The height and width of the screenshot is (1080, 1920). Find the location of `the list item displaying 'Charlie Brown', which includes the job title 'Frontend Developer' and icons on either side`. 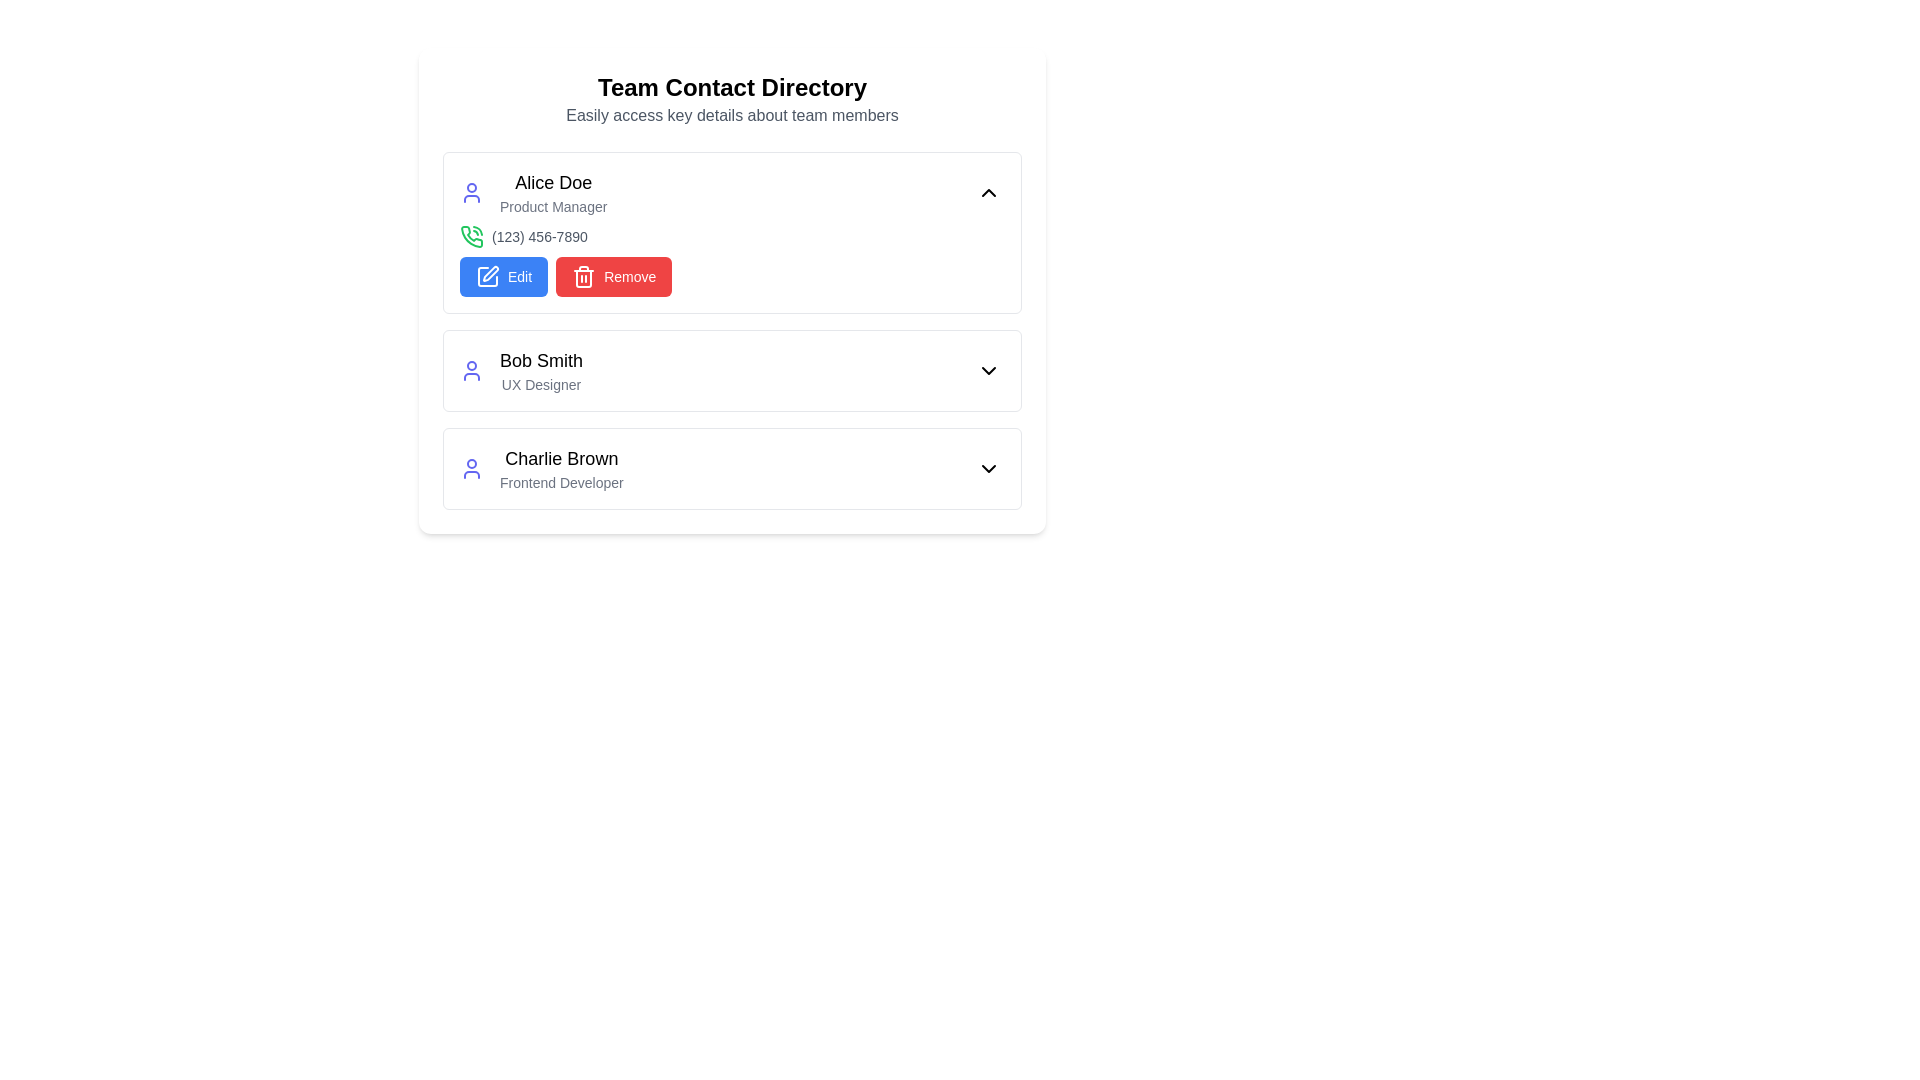

the list item displaying 'Charlie Brown', which includes the job title 'Frontend Developer' and icons on either side is located at coordinates (731, 469).